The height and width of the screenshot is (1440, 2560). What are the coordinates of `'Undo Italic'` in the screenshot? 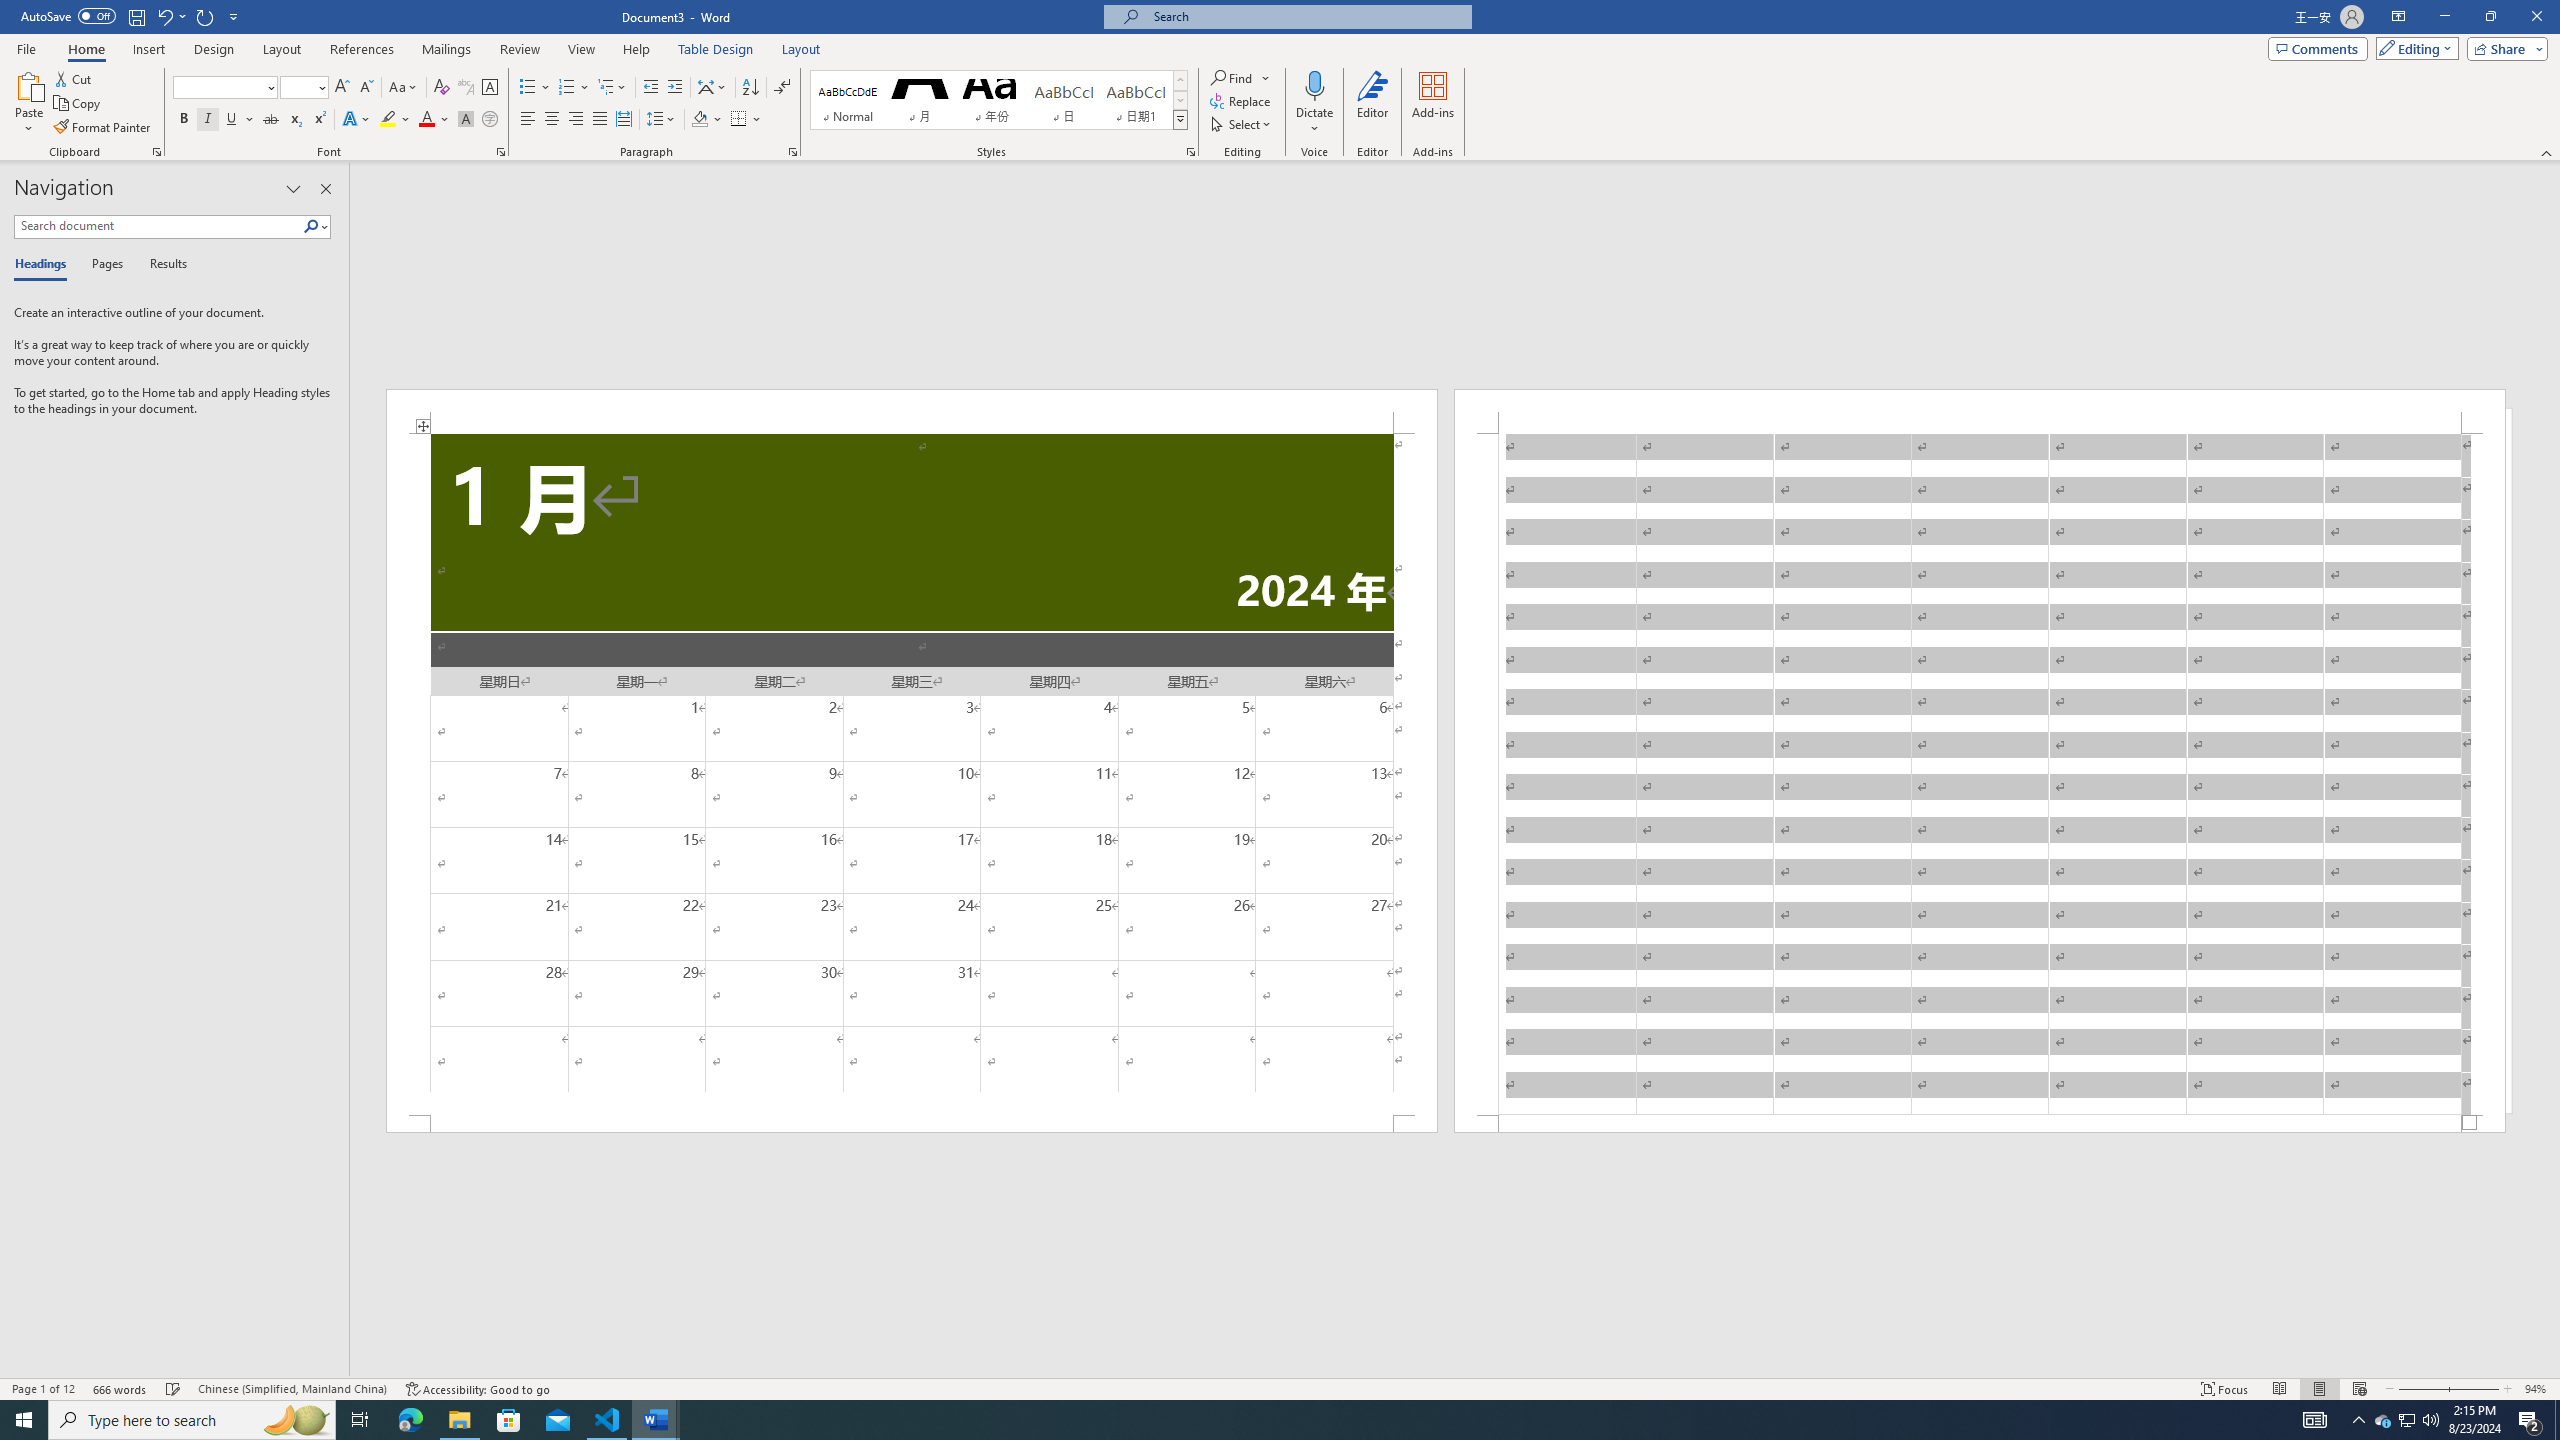 It's located at (163, 15).